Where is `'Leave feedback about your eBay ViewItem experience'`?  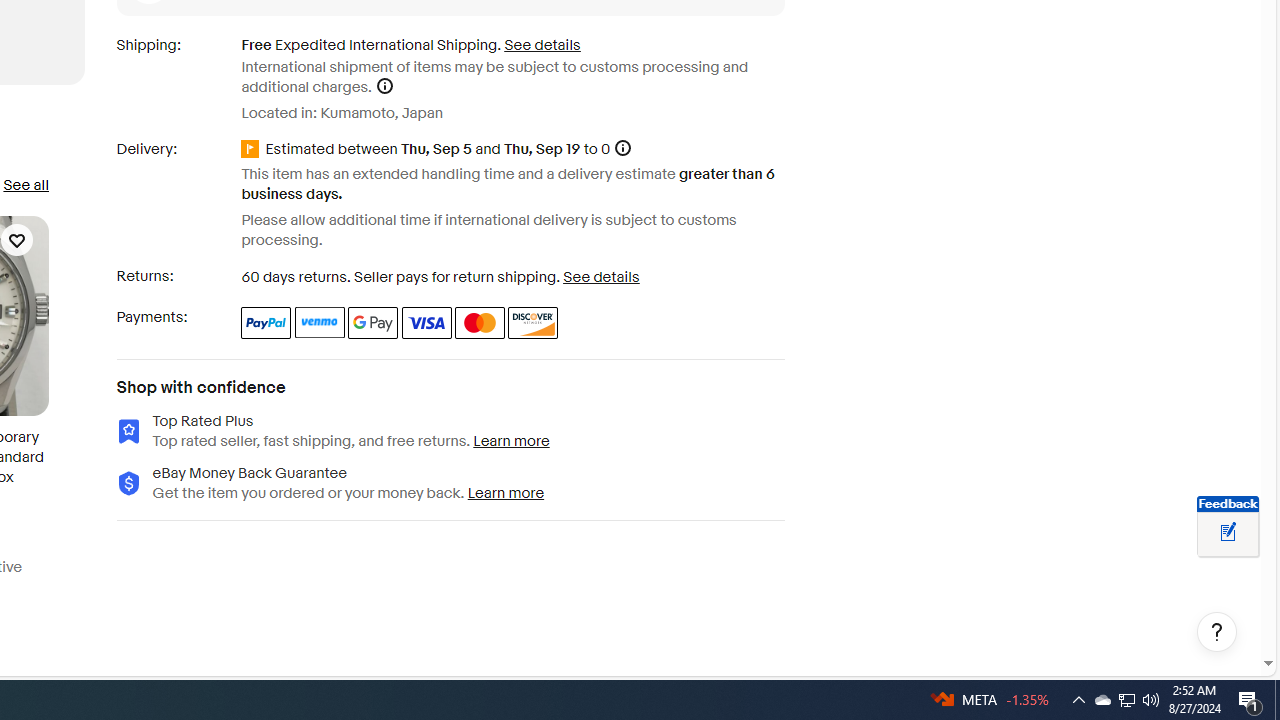
'Leave feedback about your eBay ViewItem experience' is located at coordinates (1227, 532).